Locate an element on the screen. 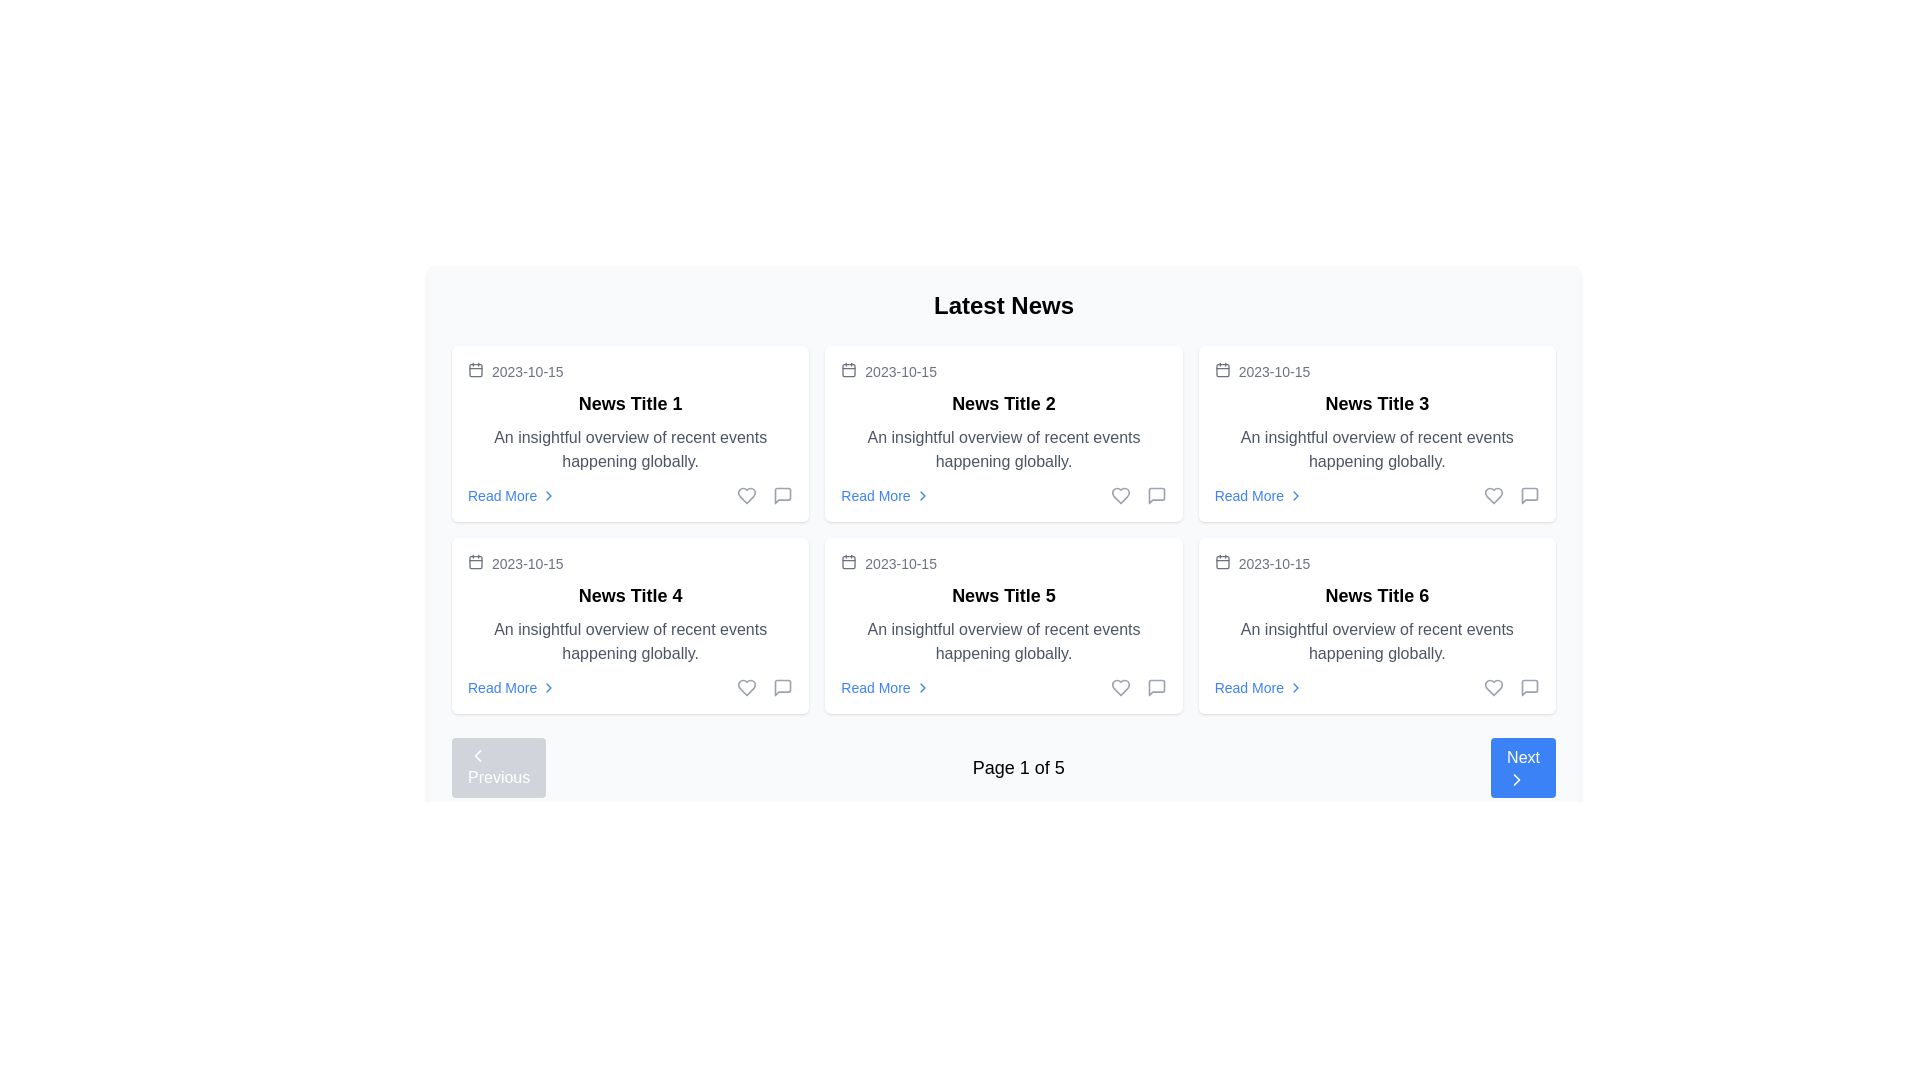 This screenshot has width=1920, height=1080. the calendar icon representing the date '2023-10-15' in the news section of the interface is located at coordinates (849, 370).